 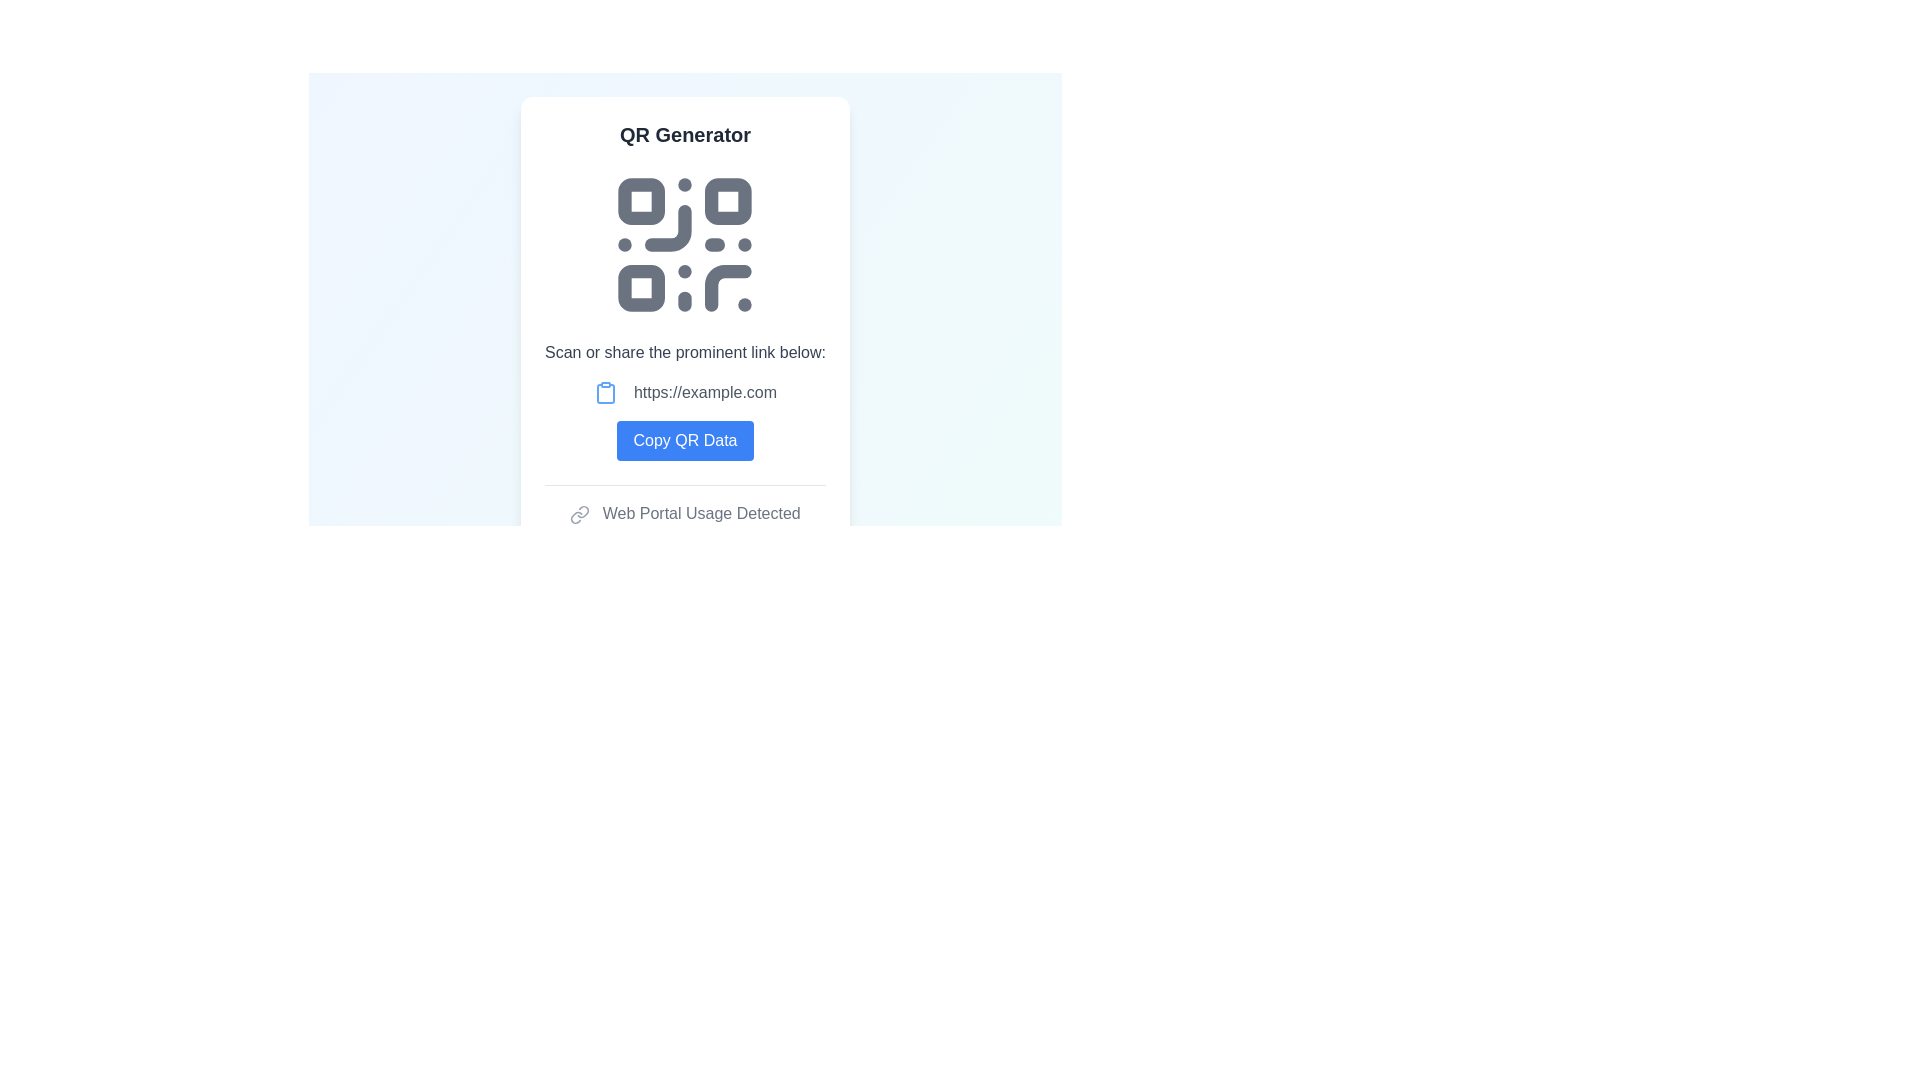 I want to click on the small gray square QR code module with rounded corners located in the top-left corner of the QR code graphic in the QR Generator section, so click(x=642, y=201).